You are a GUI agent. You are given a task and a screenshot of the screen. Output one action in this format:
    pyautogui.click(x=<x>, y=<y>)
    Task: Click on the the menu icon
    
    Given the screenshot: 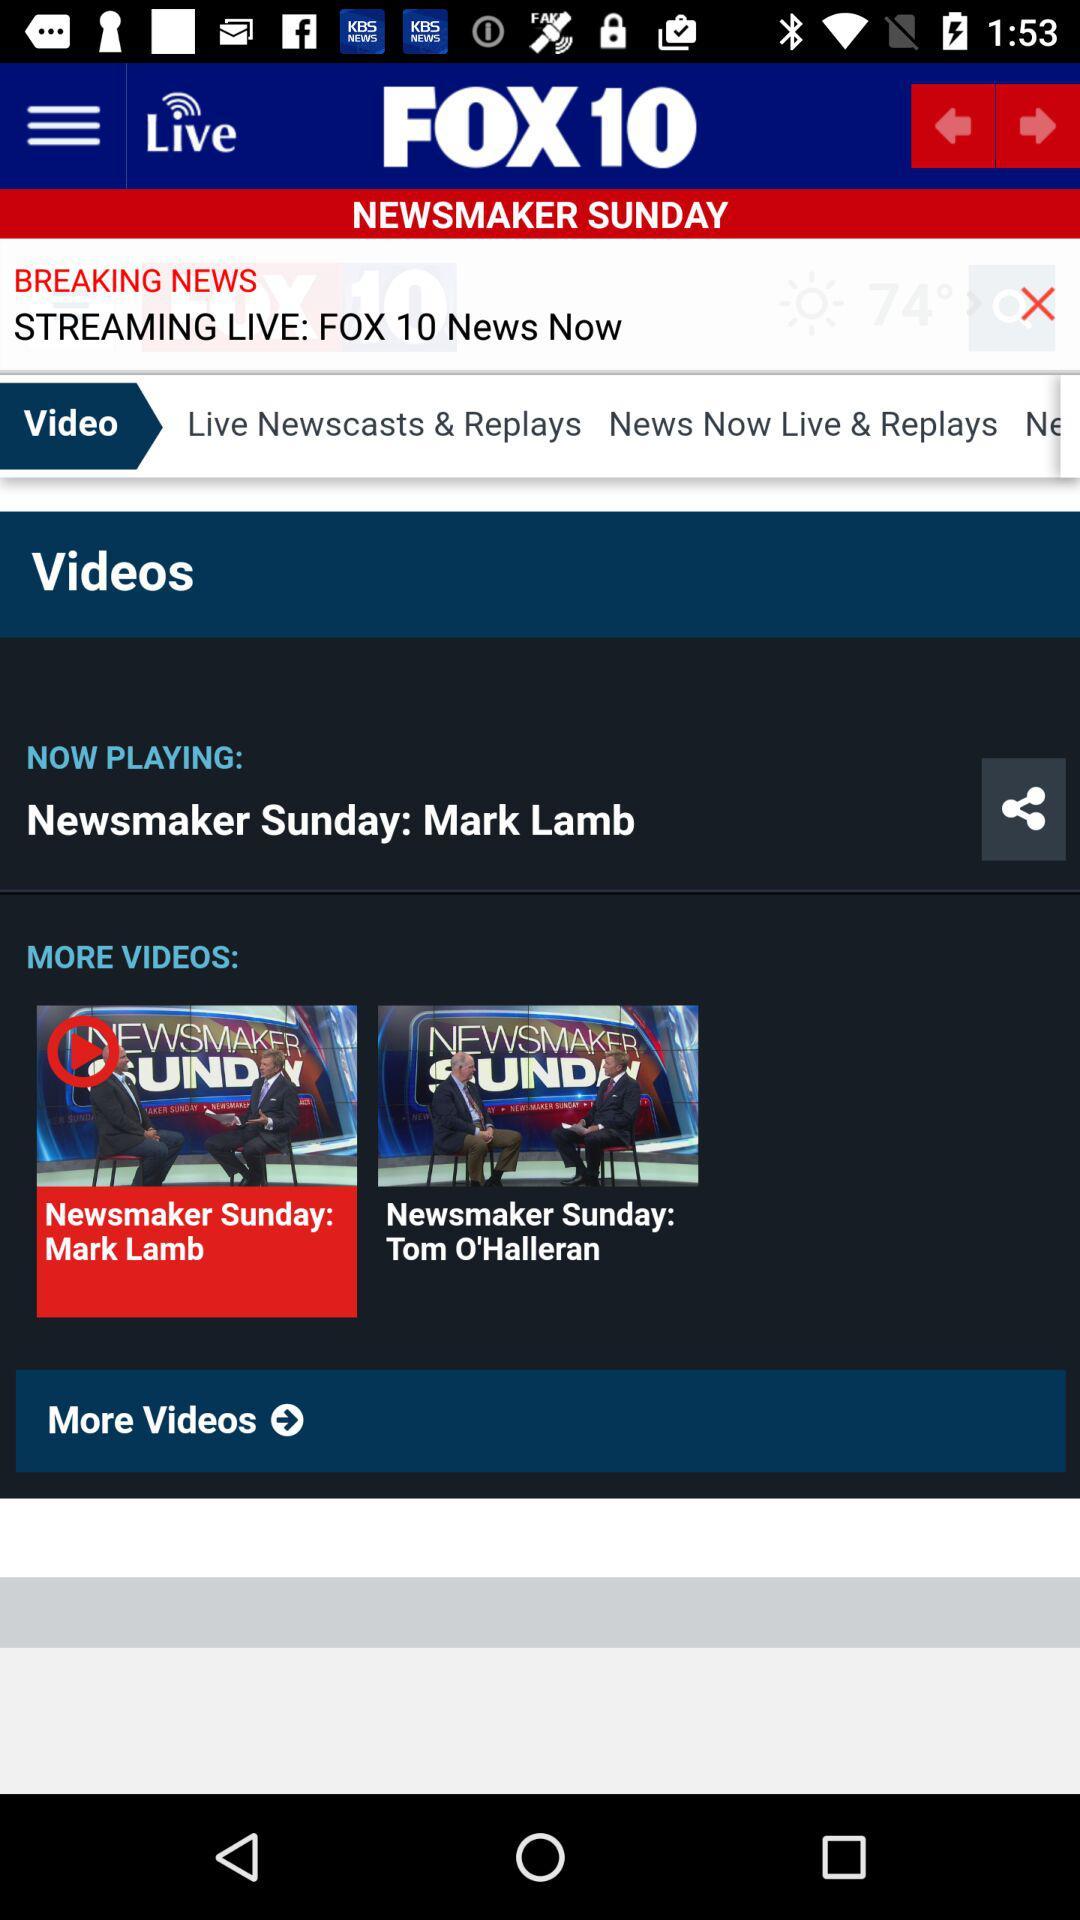 What is the action you would take?
    pyautogui.click(x=61, y=124)
    